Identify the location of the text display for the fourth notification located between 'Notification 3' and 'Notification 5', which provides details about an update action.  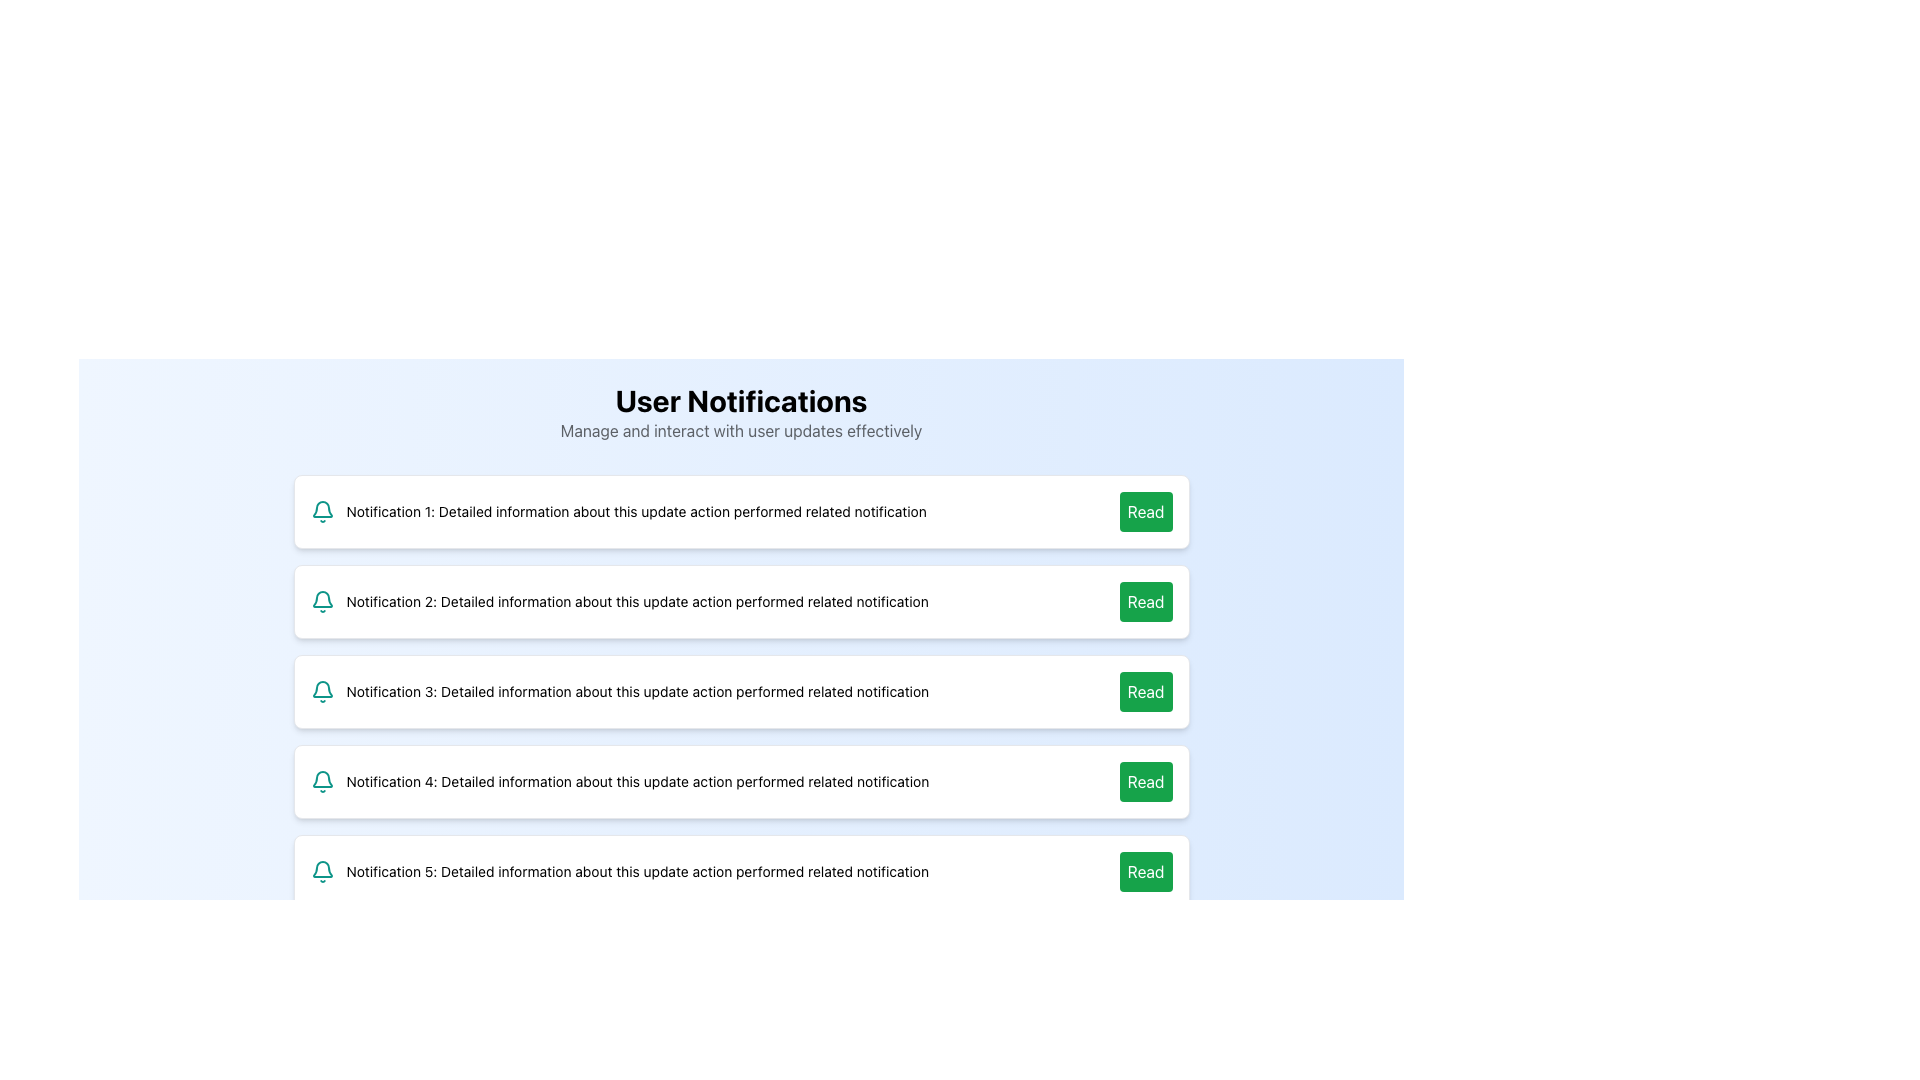
(636, 781).